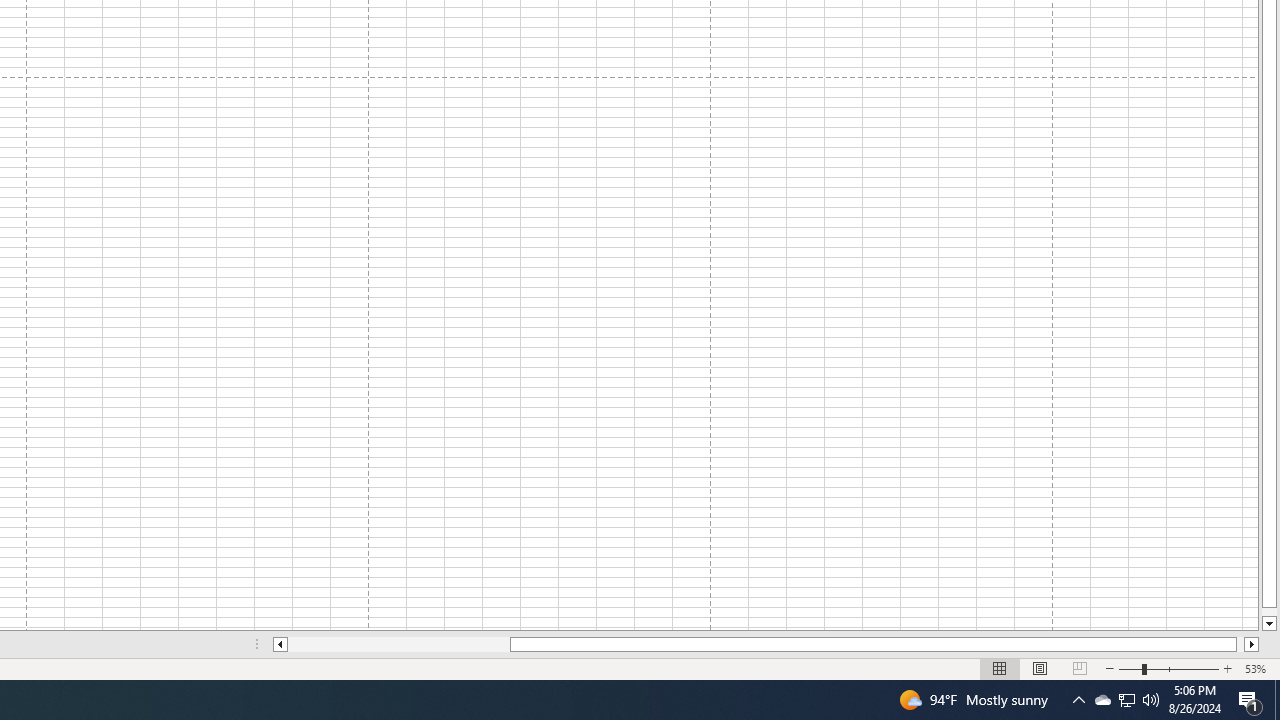 The image size is (1280, 720). What do you see at coordinates (1268, 611) in the screenshot?
I see `'Page down'` at bounding box center [1268, 611].